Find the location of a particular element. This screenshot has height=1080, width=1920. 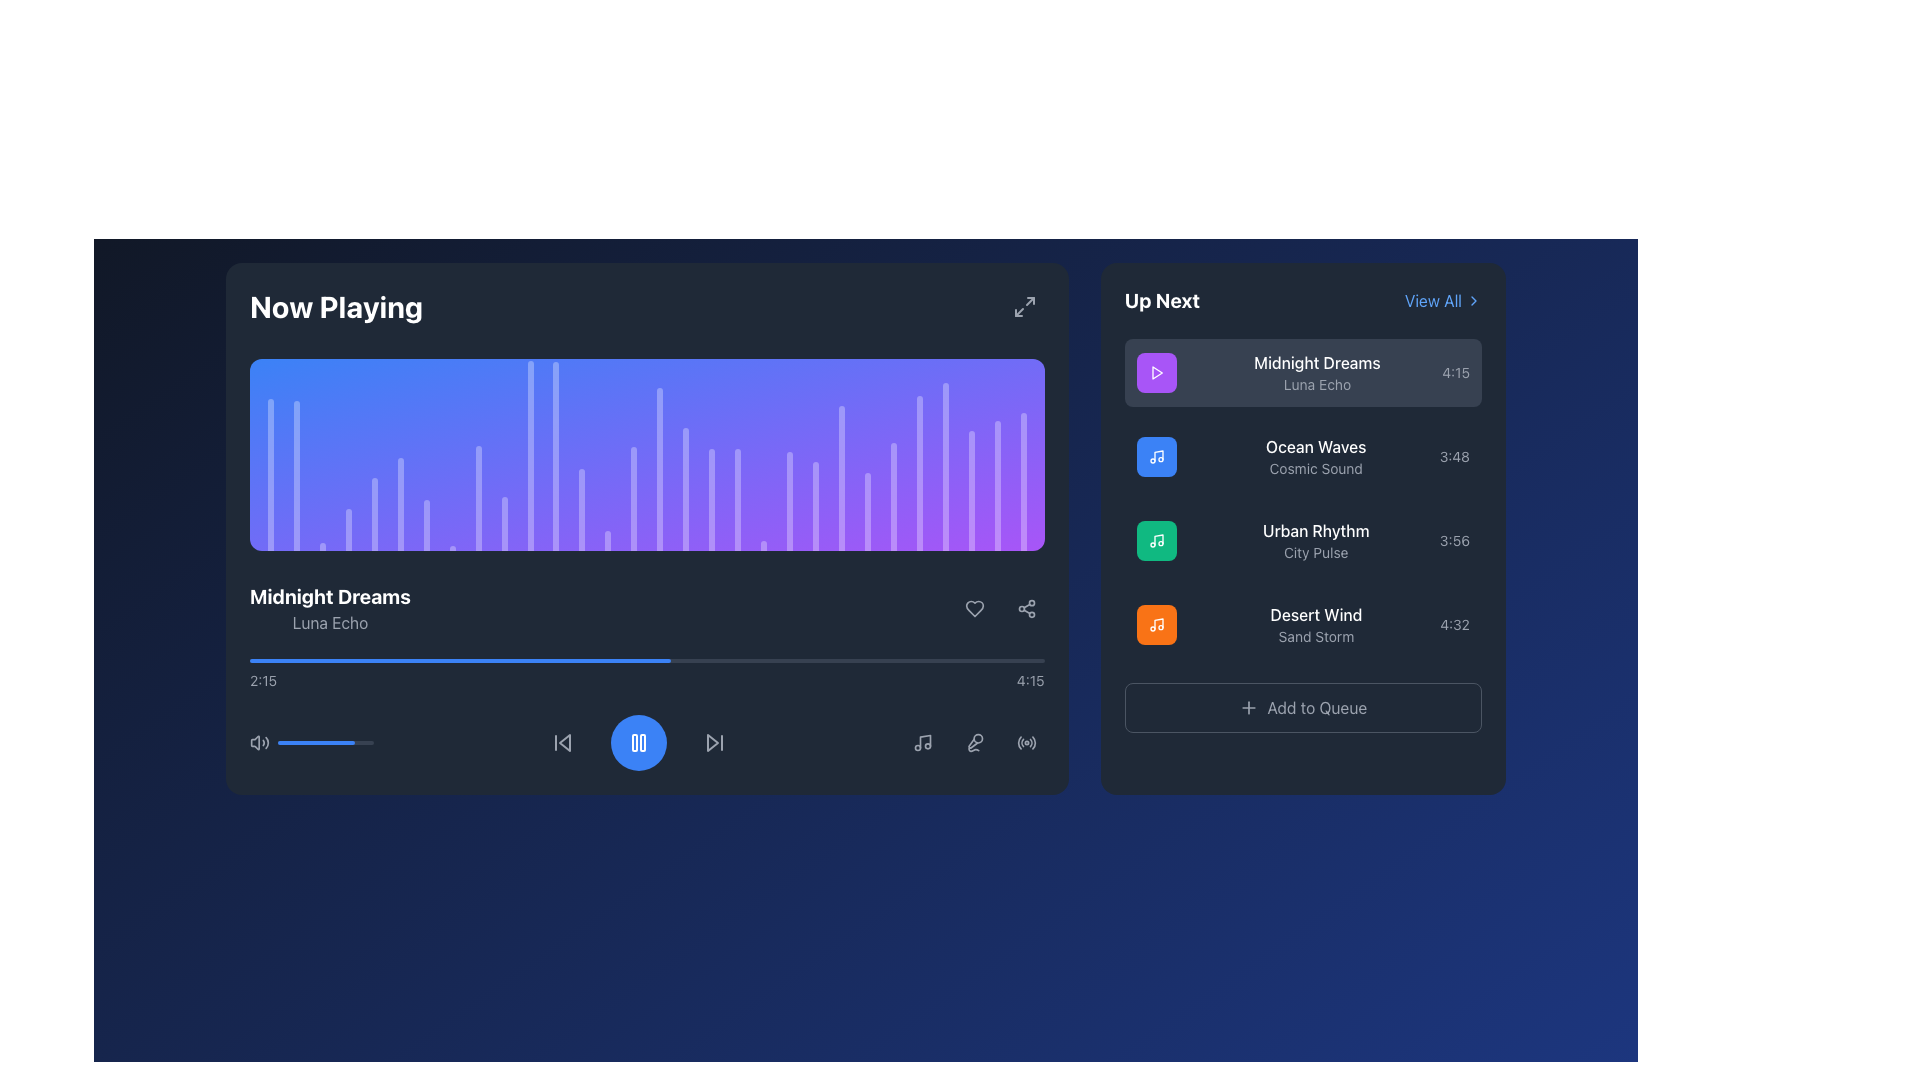

the third button in the playback control section, located to the right of the central blue circular pause button, to skip to the next track is located at coordinates (715, 743).